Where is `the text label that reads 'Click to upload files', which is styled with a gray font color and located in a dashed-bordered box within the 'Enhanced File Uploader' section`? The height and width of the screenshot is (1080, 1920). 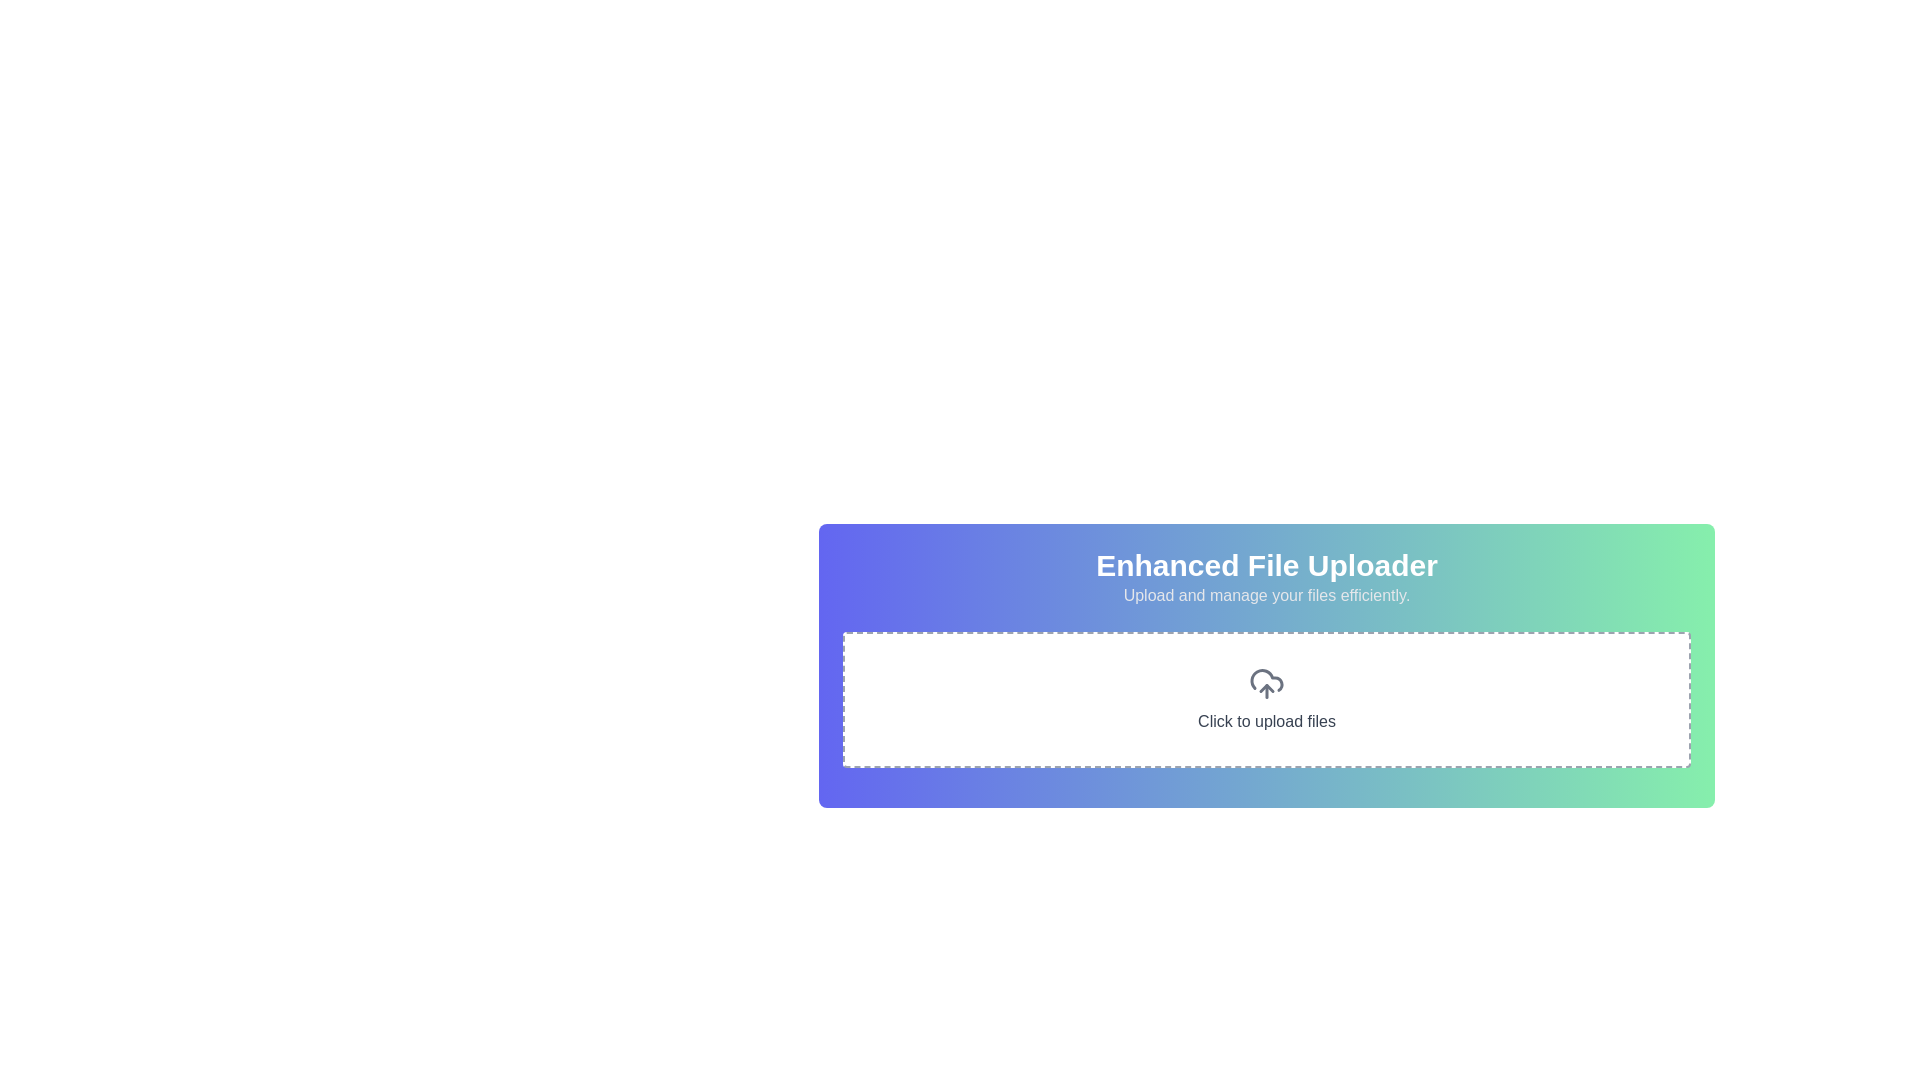 the text label that reads 'Click to upload files', which is styled with a gray font color and located in a dashed-bordered box within the 'Enhanced File Uploader' section is located at coordinates (1266, 721).